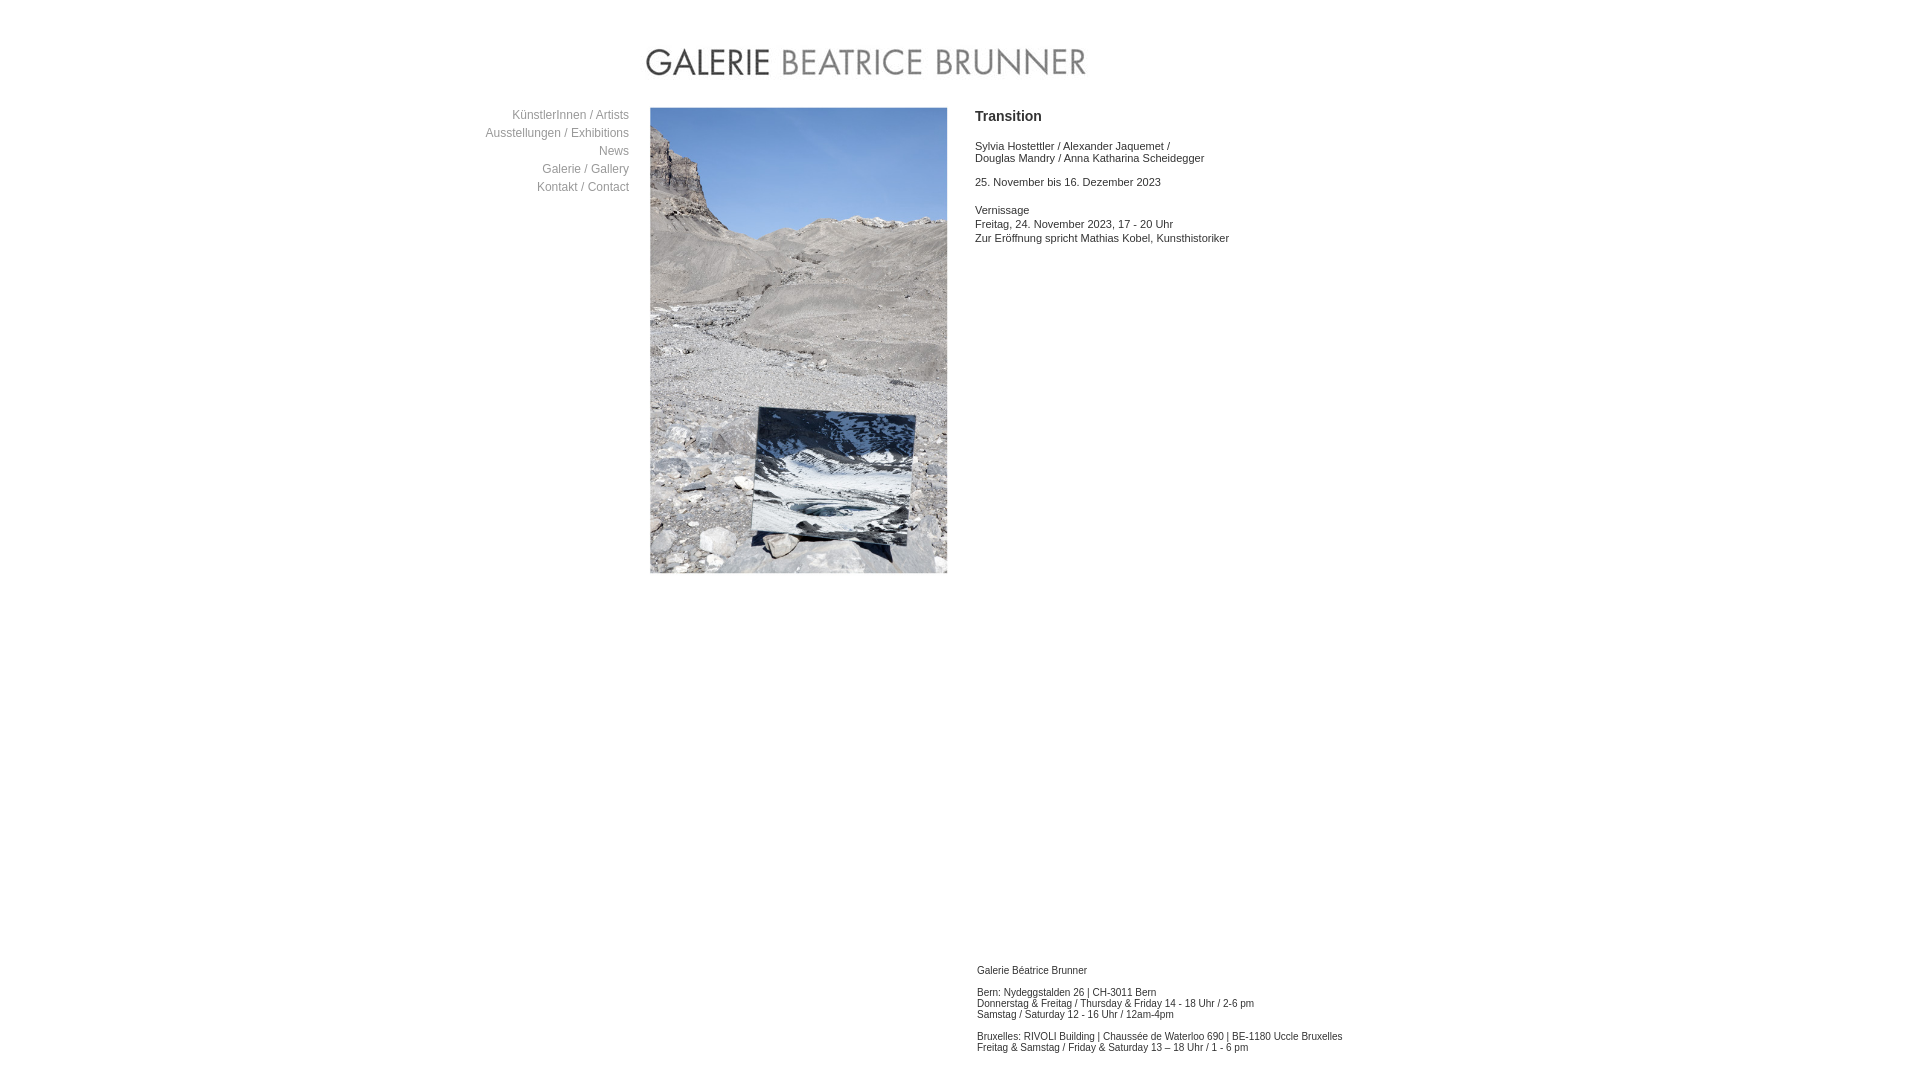 This screenshot has width=1920, height=1080. What do you see at coordinates (537, 186) in the screenshot?
I see `'Kontakt / Contact'` at bounding box center [537, 186].